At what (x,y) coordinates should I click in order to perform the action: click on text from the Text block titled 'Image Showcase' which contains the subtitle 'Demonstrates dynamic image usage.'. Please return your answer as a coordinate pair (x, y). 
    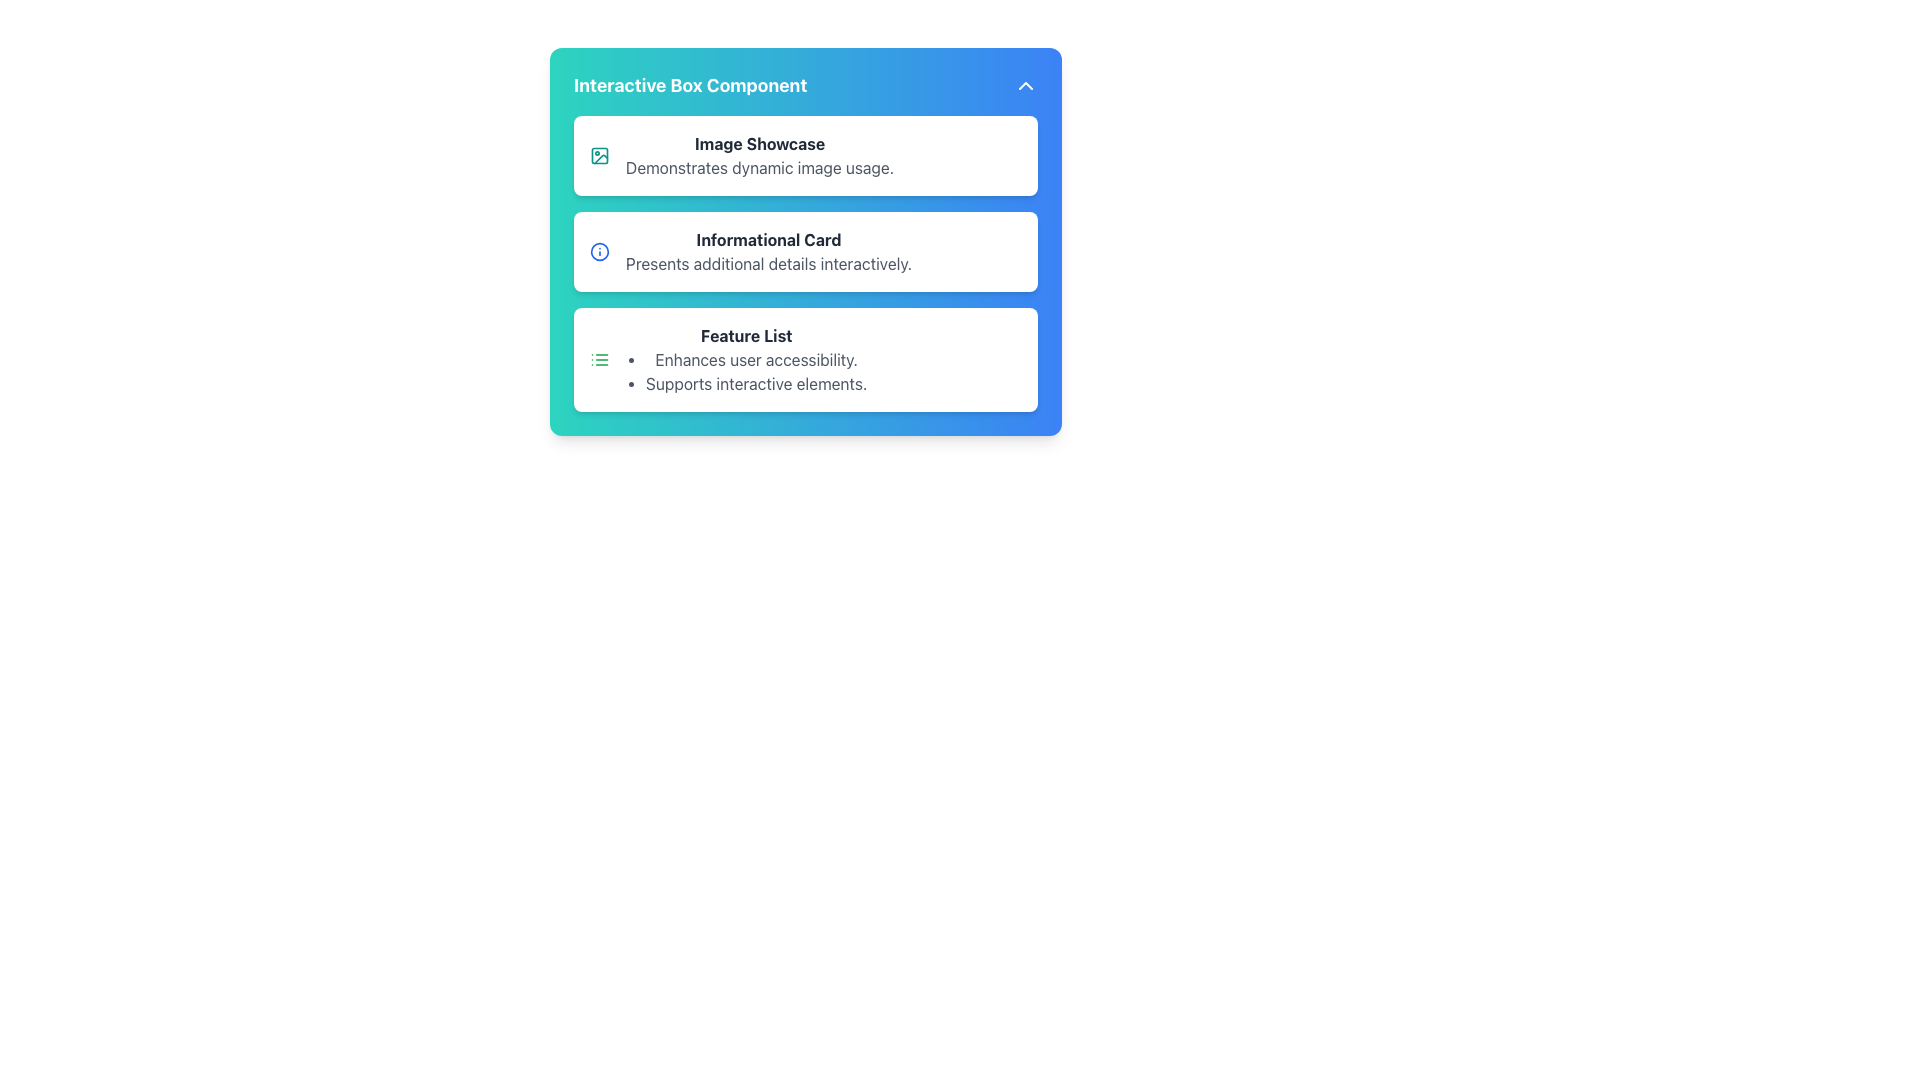
    Looking at the image, I should click on (759, 154).